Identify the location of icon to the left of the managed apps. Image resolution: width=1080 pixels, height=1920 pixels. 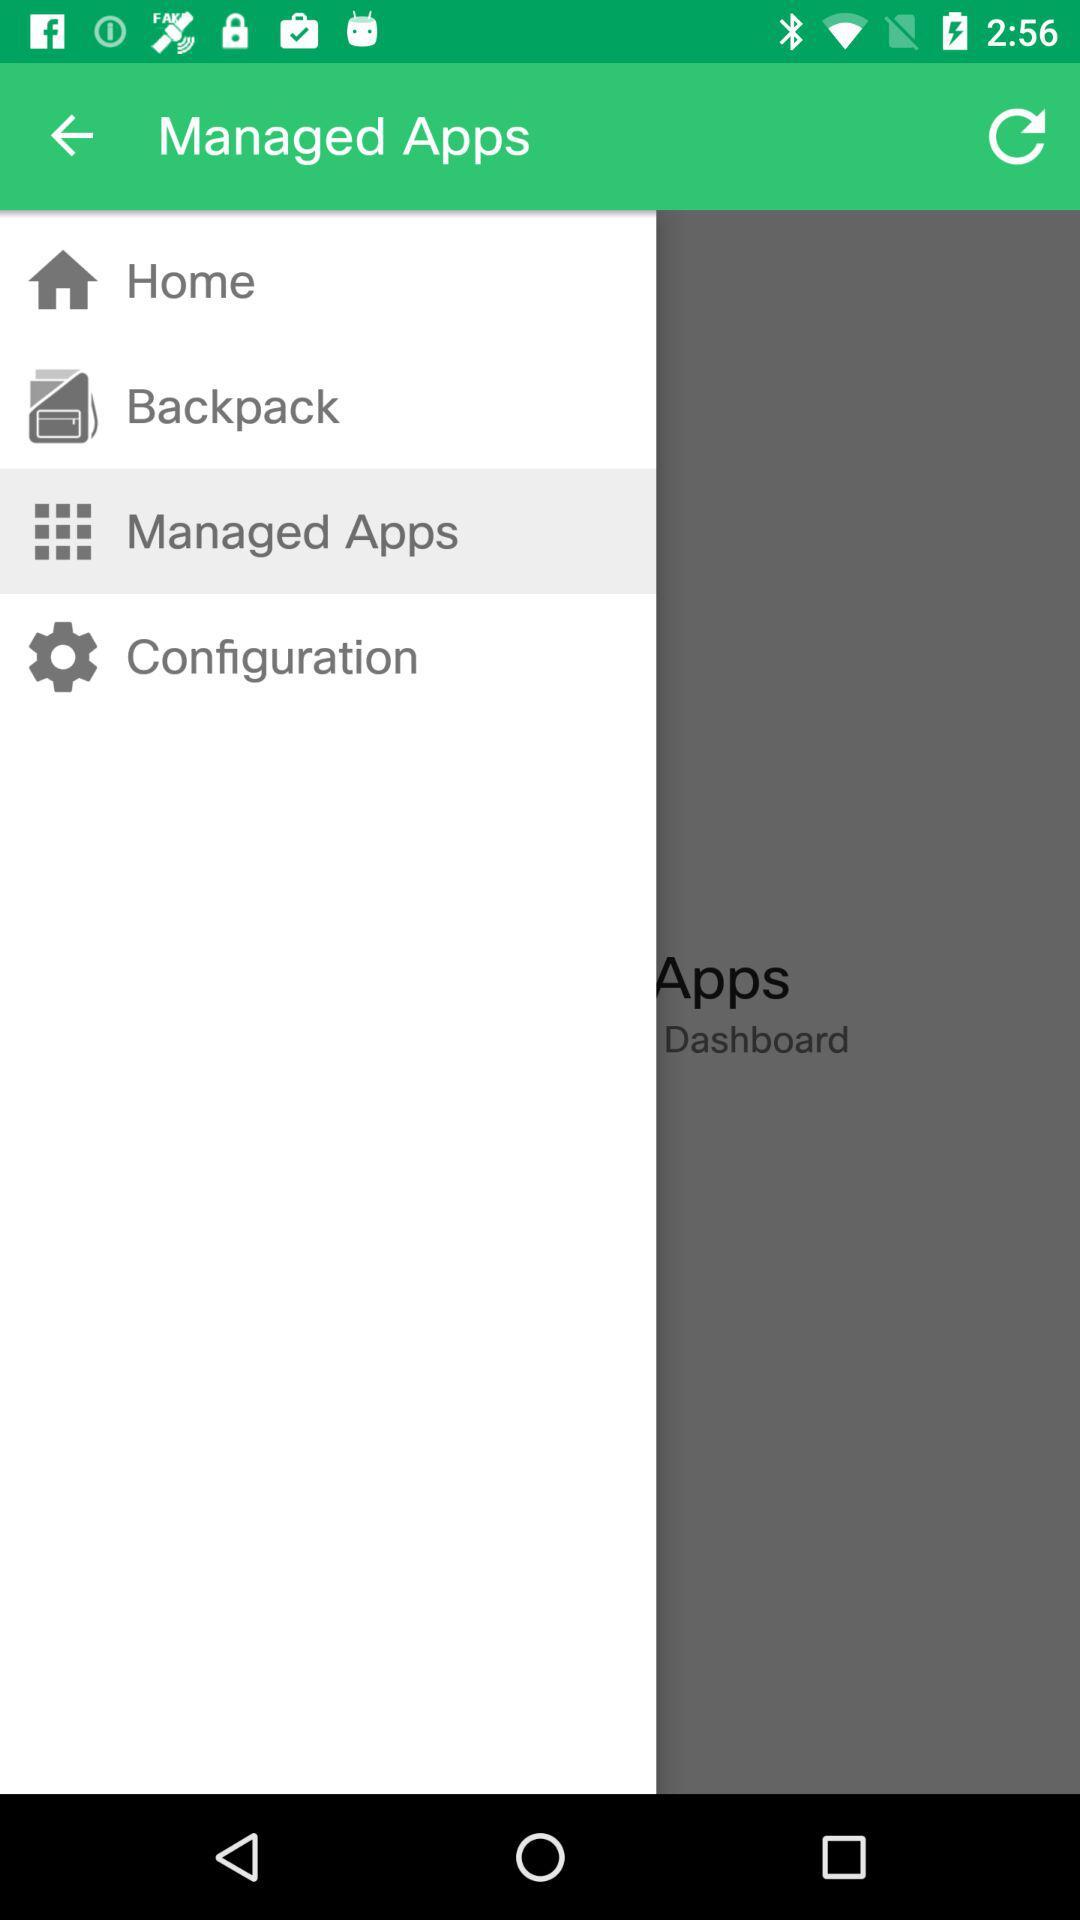
(72, 135).